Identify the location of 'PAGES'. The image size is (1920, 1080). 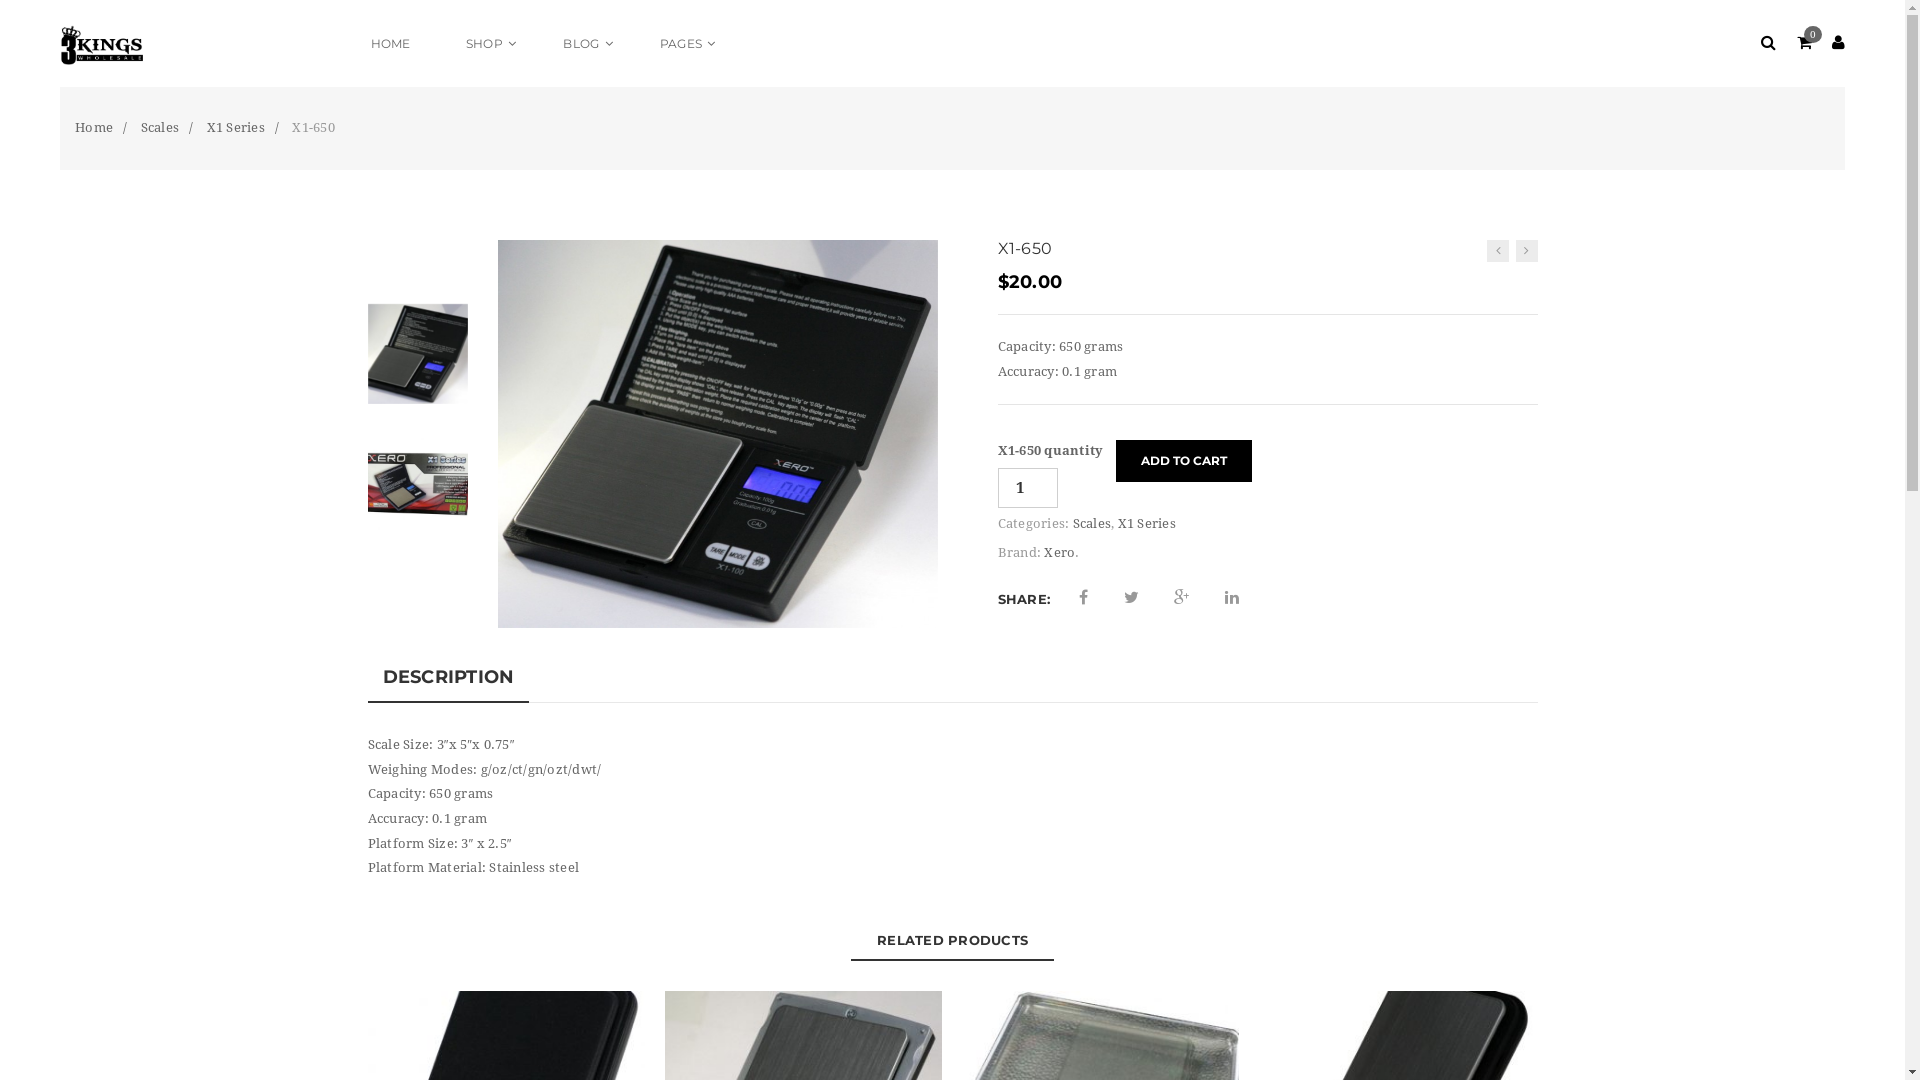
(683, 43).